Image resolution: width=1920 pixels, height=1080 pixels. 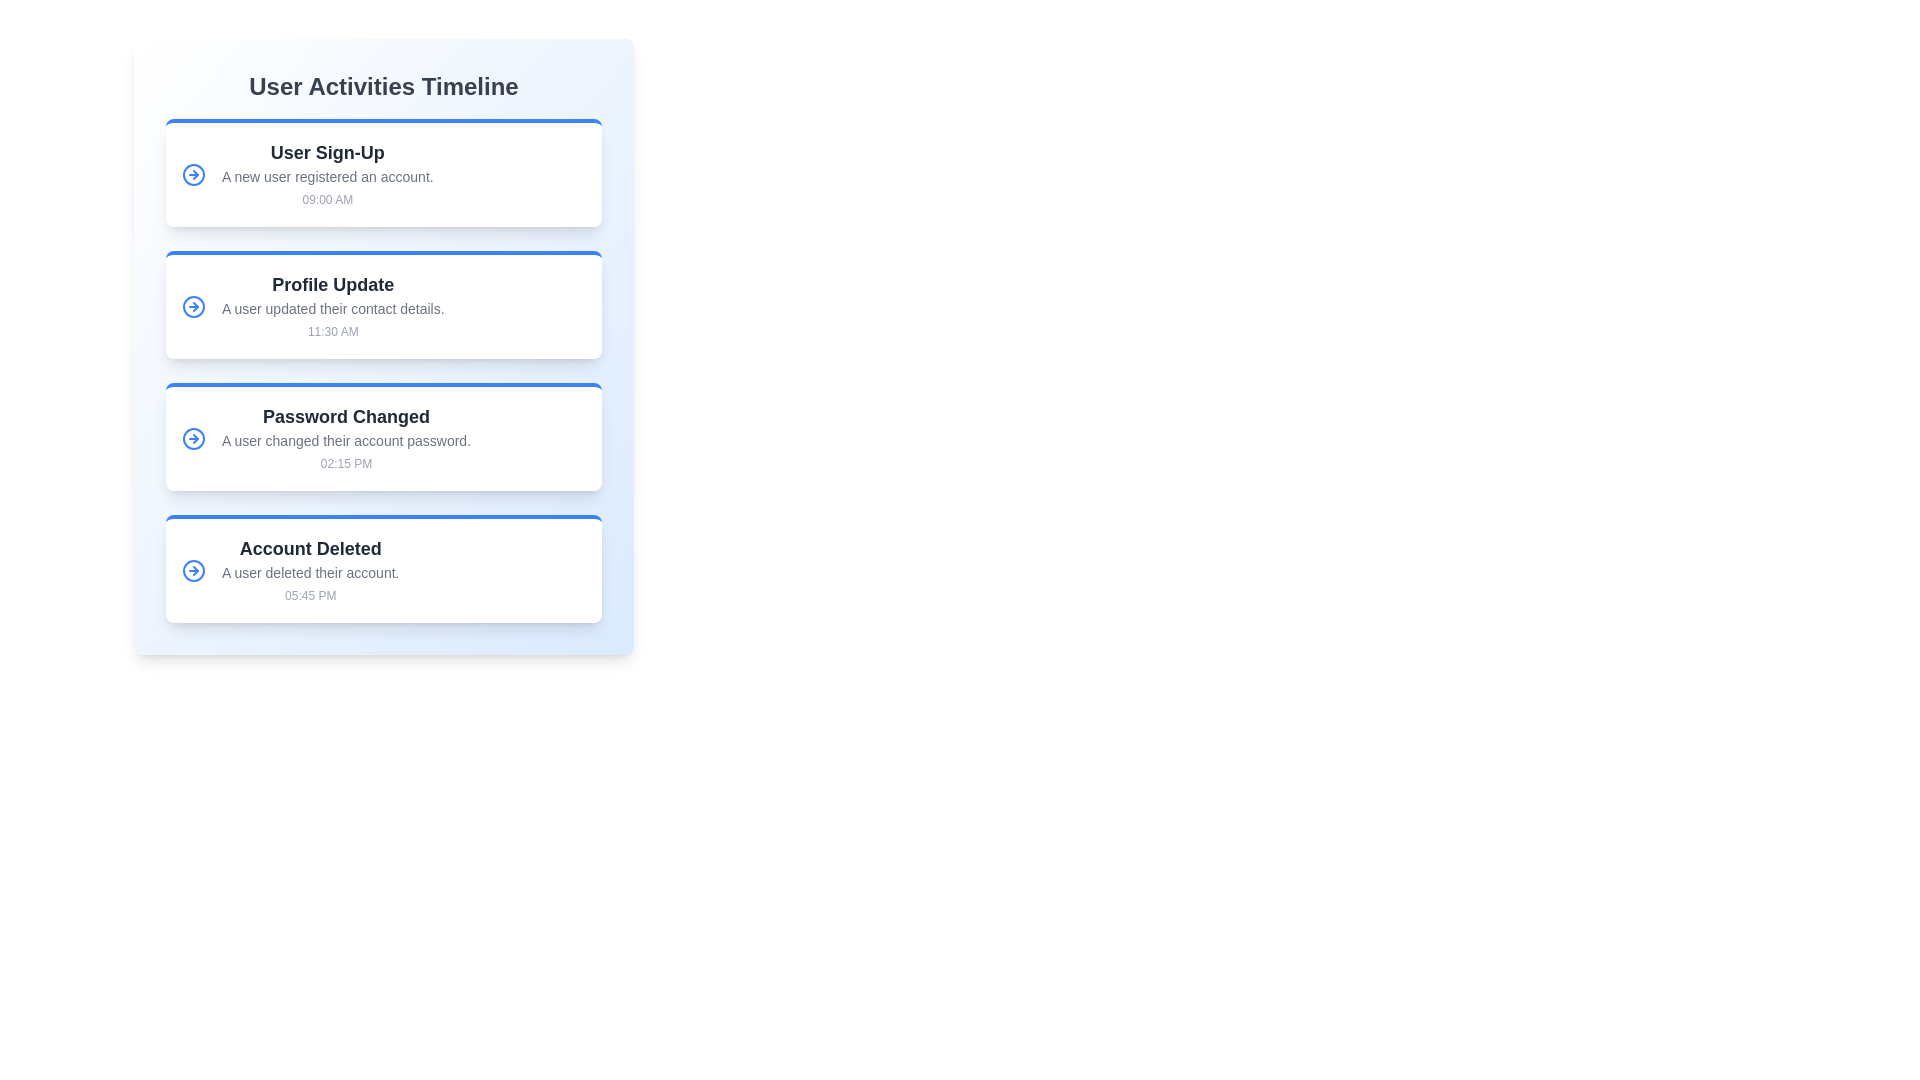 What do you see at coordinates (384, 569) in the screenshot?
I see `text content of the Notification card that notifies the user of the event 'Account Deleted', which is the last card in the notification list` at bounding box center [384, 569].